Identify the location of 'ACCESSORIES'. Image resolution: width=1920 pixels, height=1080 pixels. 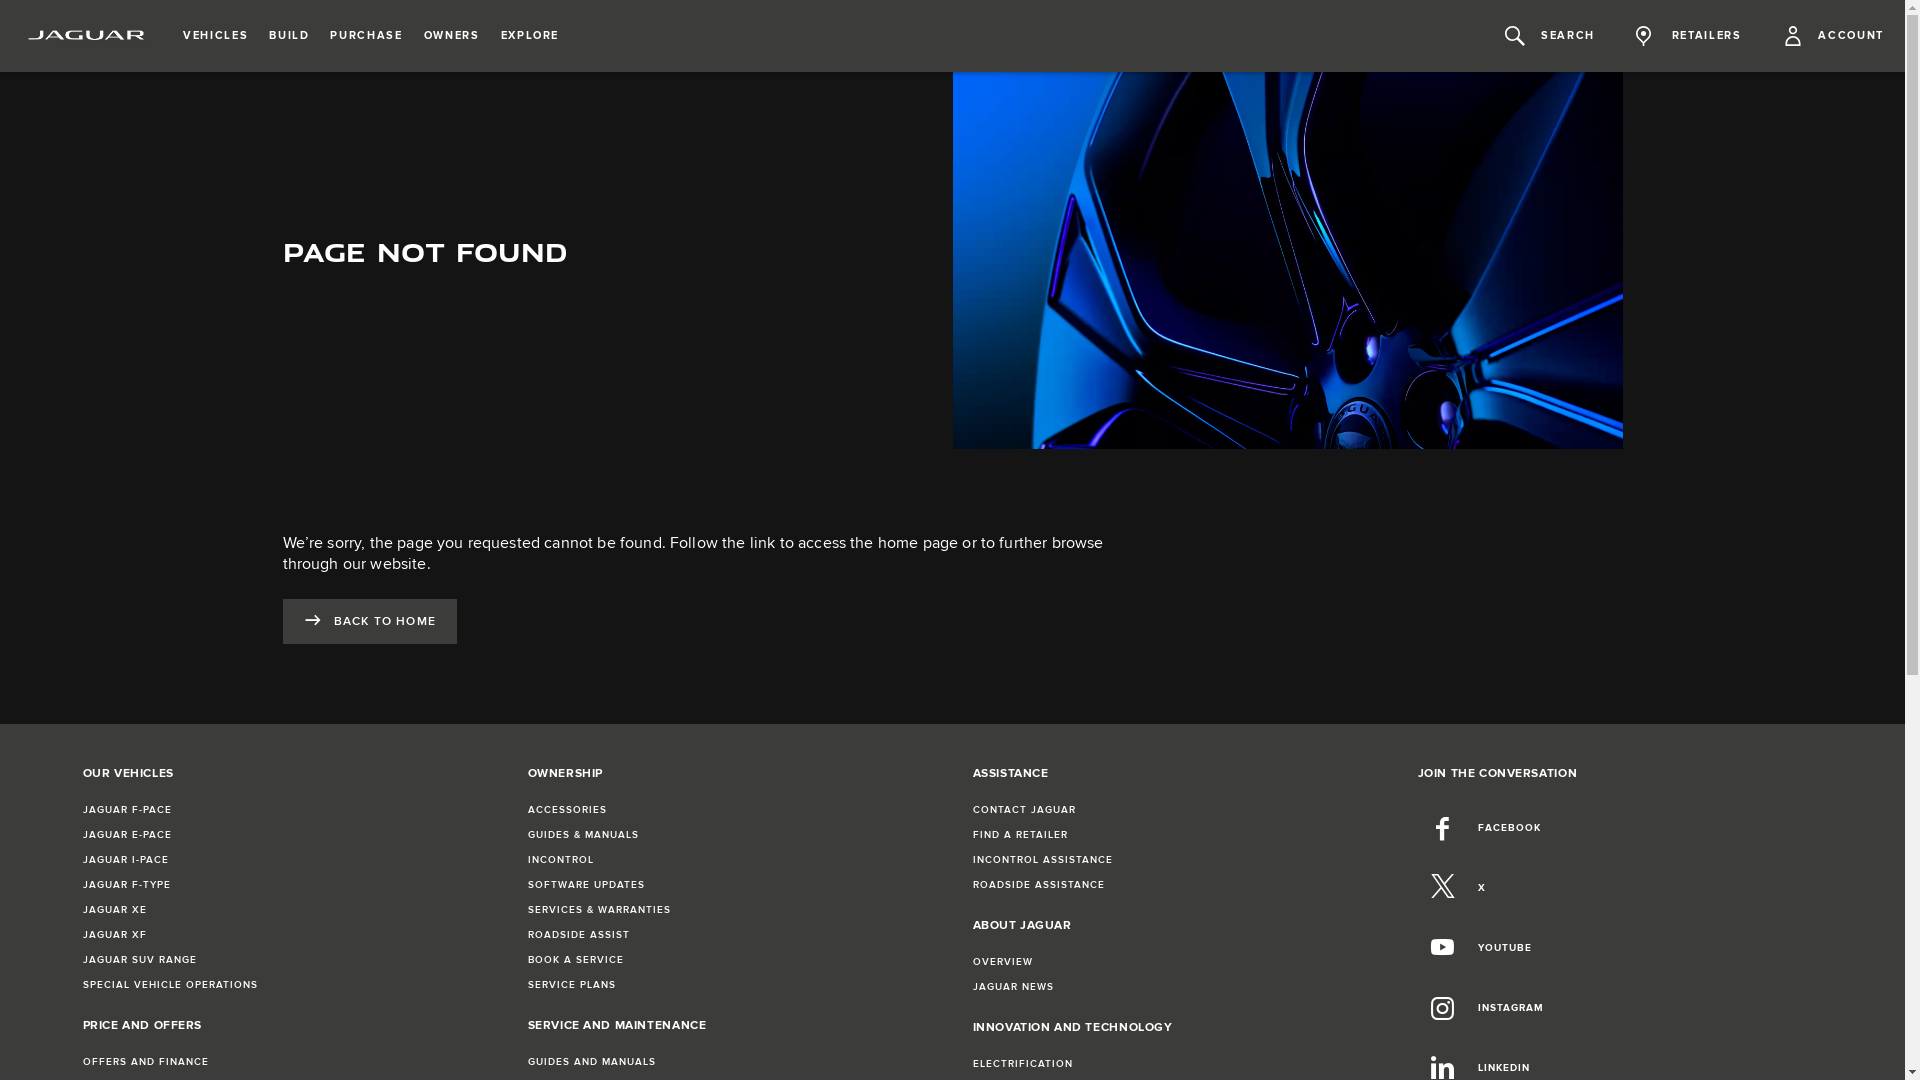
(566, 810).